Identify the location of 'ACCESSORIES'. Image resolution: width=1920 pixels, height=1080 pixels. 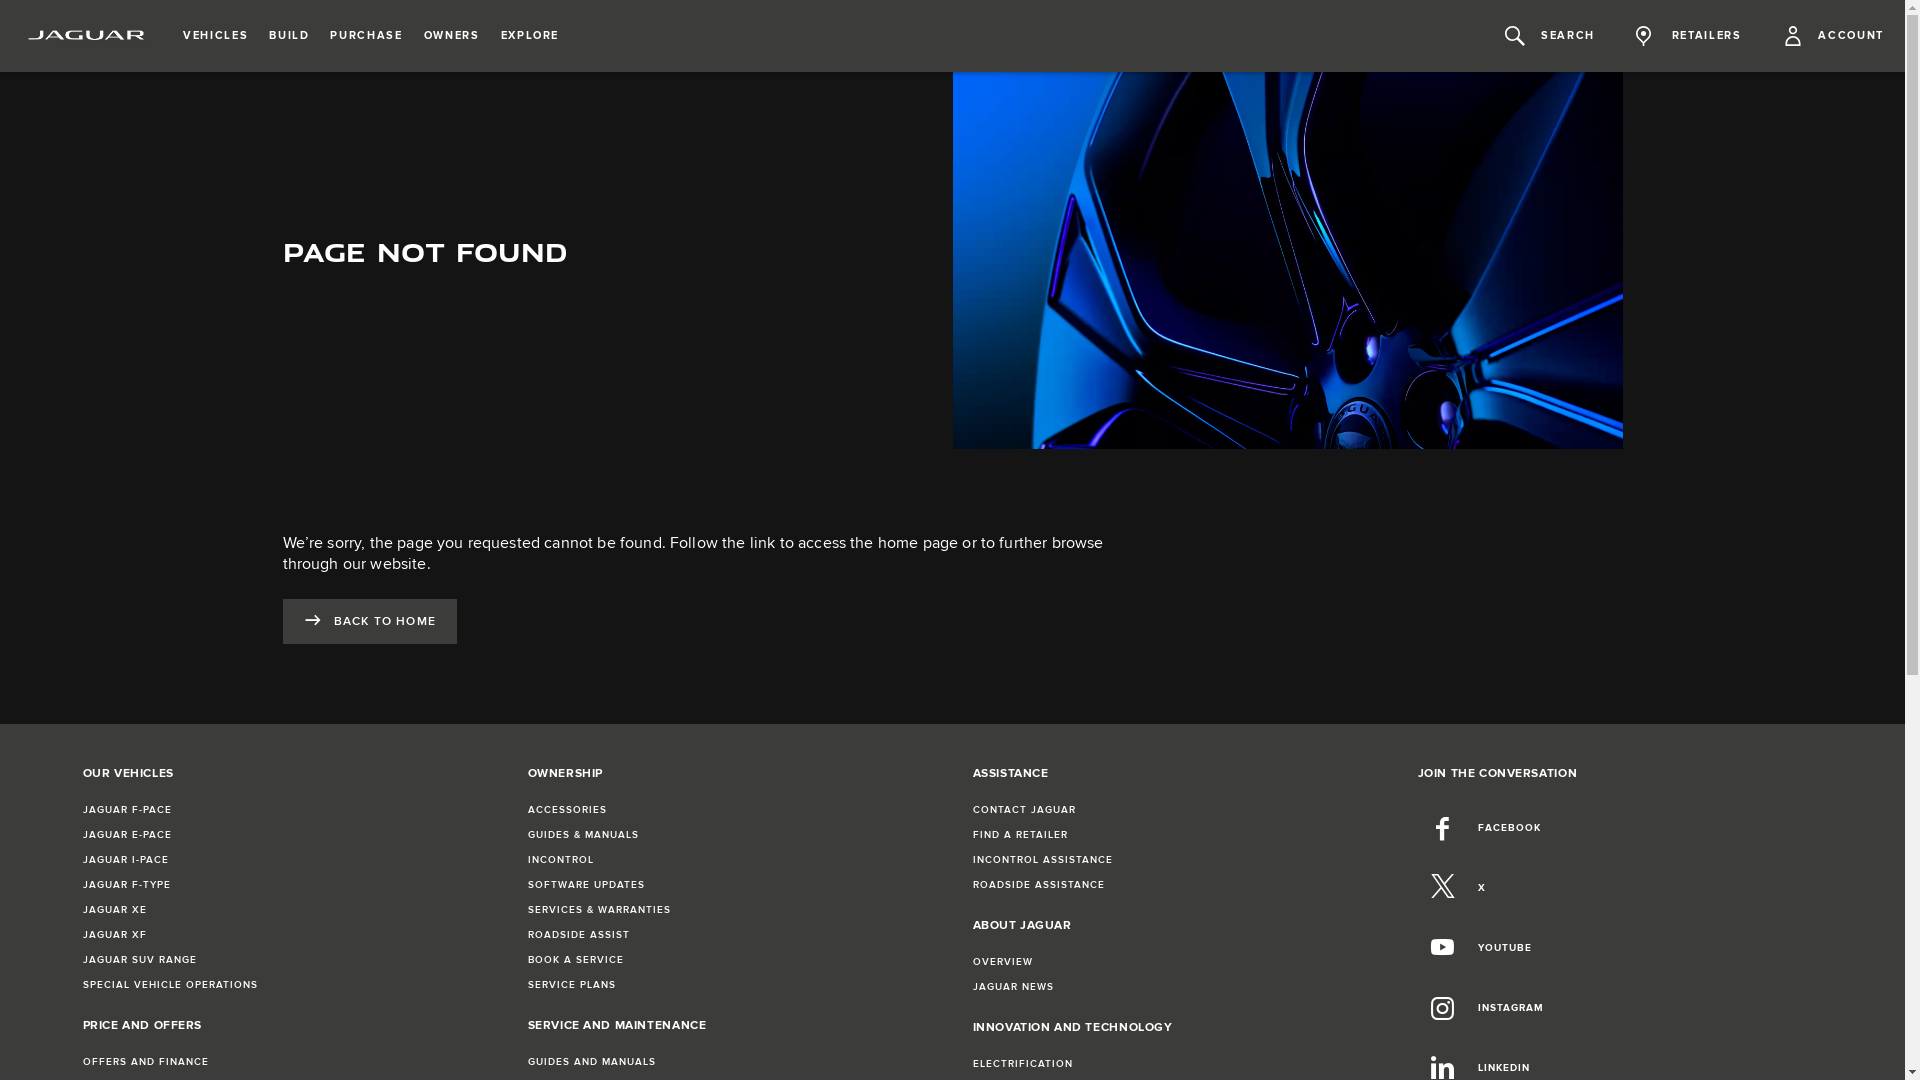
(566, 810).